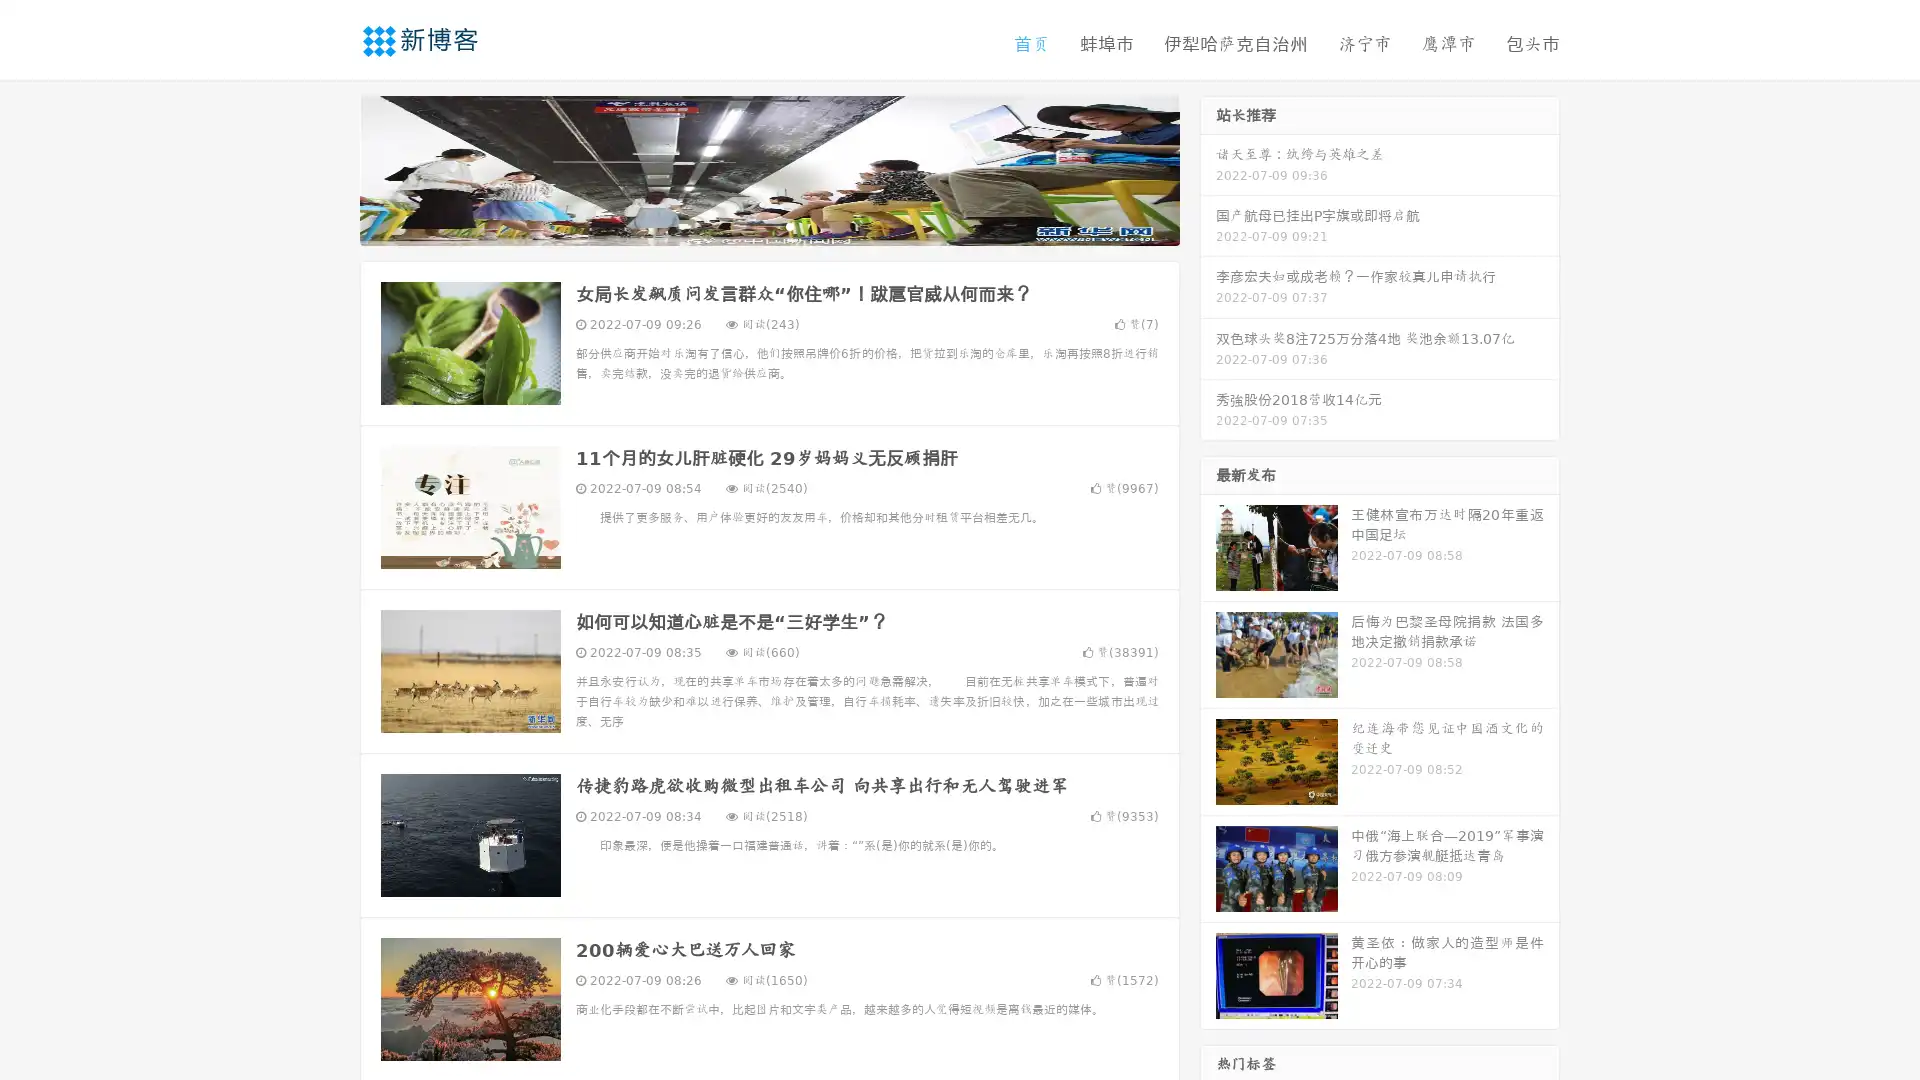 Image resolution: width=1920 pixels, height=1080 pixels. I want to click on Next slide, so click(1208, 168).